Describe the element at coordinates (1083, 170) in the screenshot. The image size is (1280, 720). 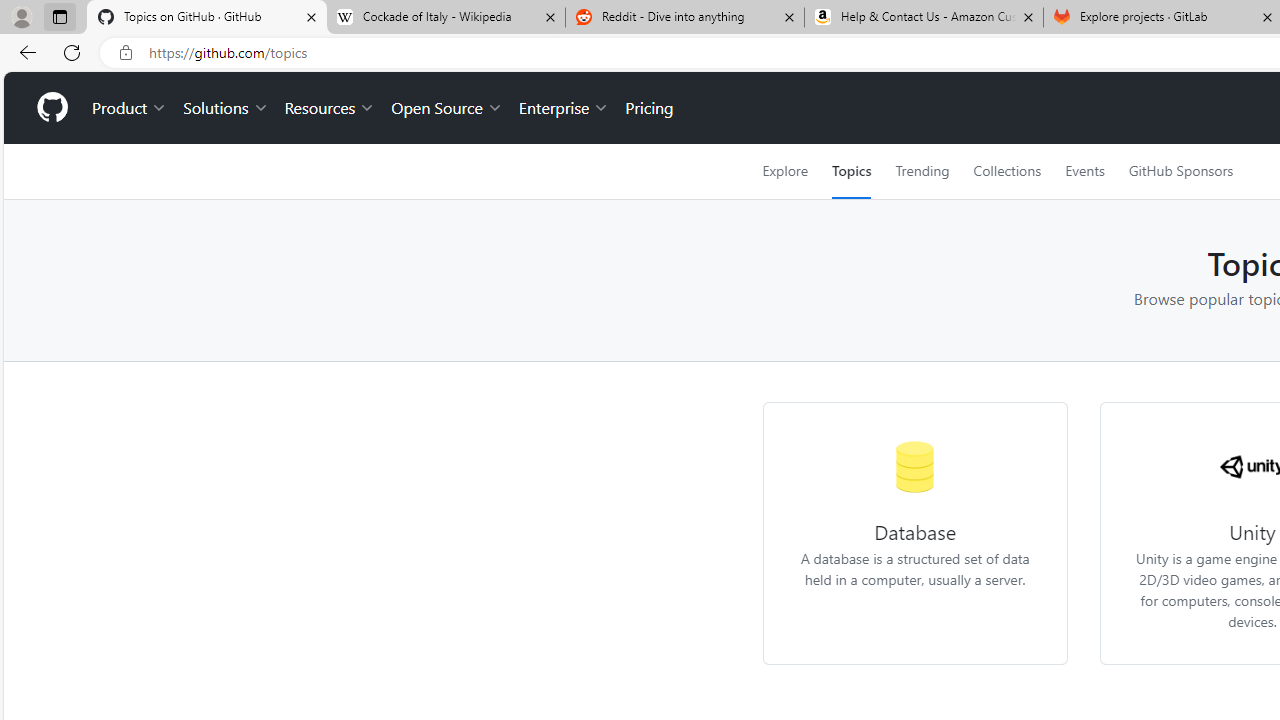
I see `'Events'` at that location.